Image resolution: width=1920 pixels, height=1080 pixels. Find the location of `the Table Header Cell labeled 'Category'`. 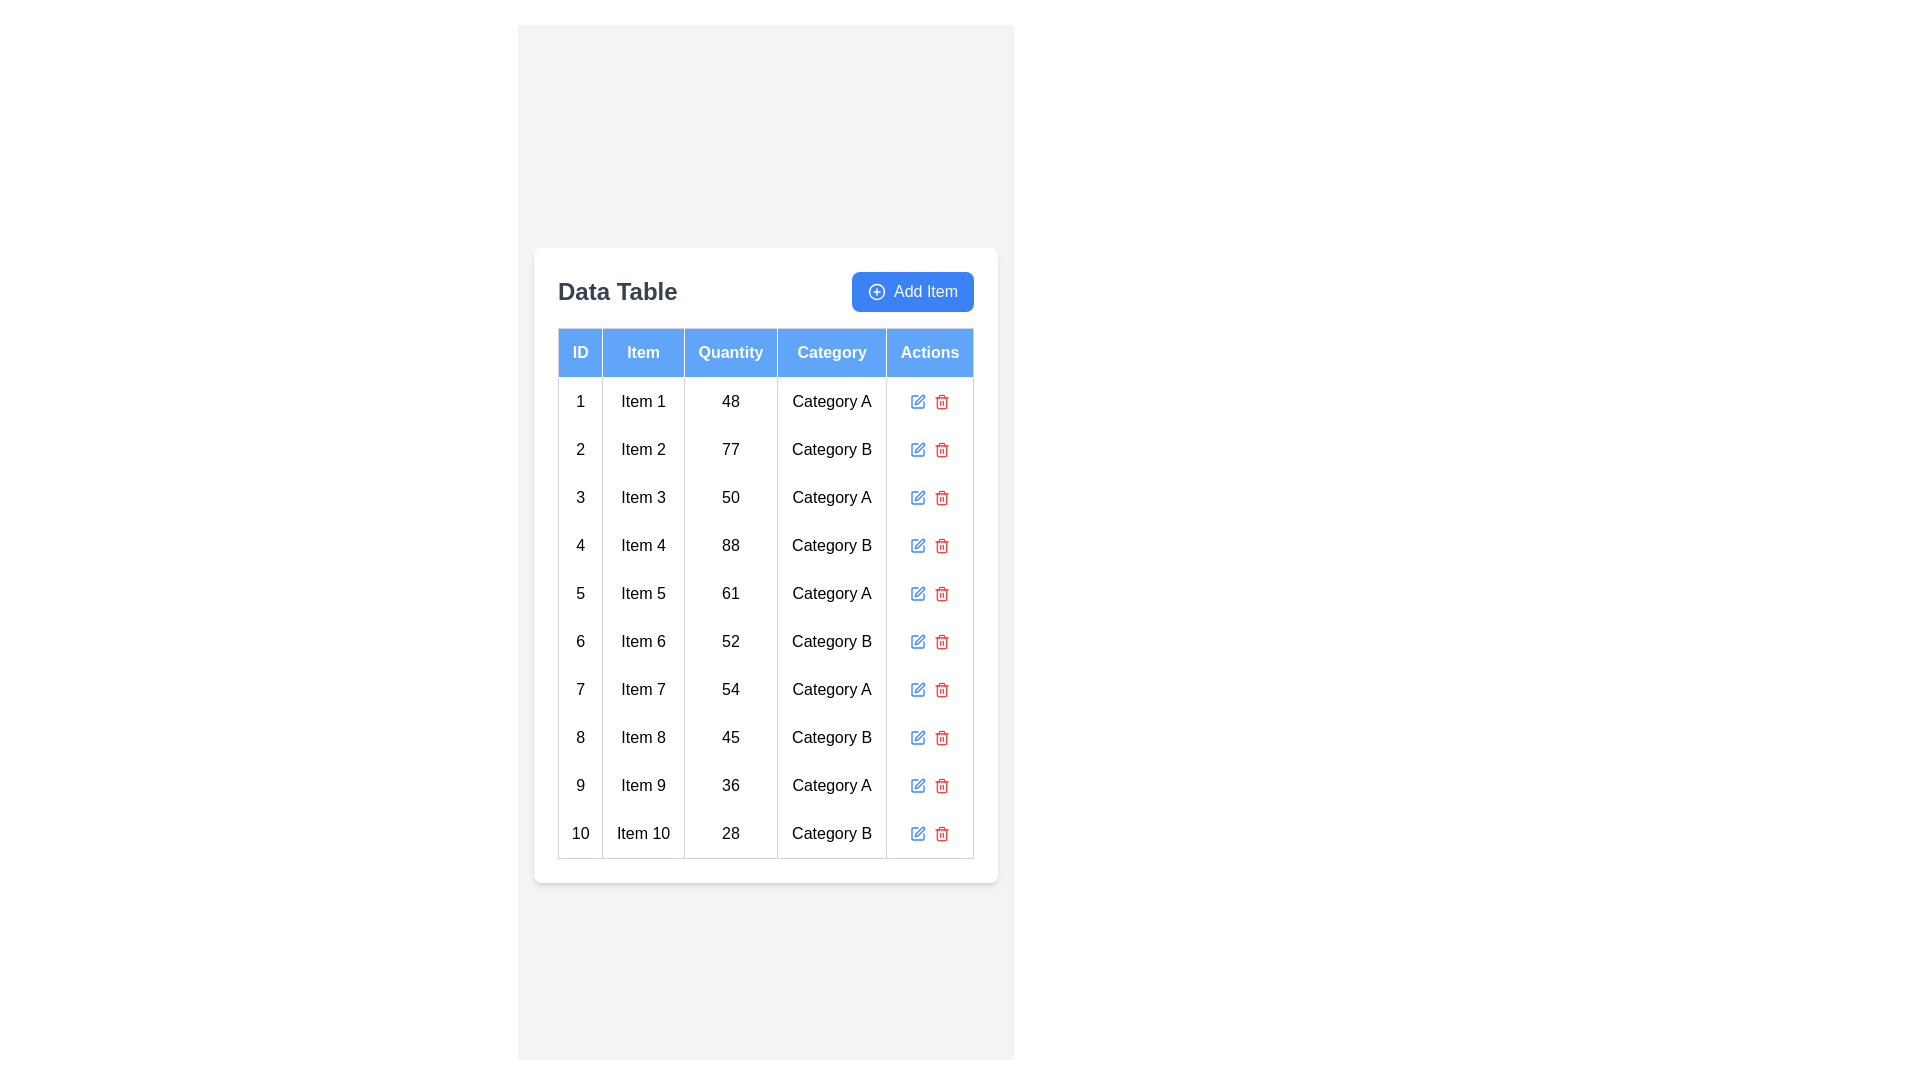

the Table Header Cell labeled 'Category' is located at coordinates (831, 350).